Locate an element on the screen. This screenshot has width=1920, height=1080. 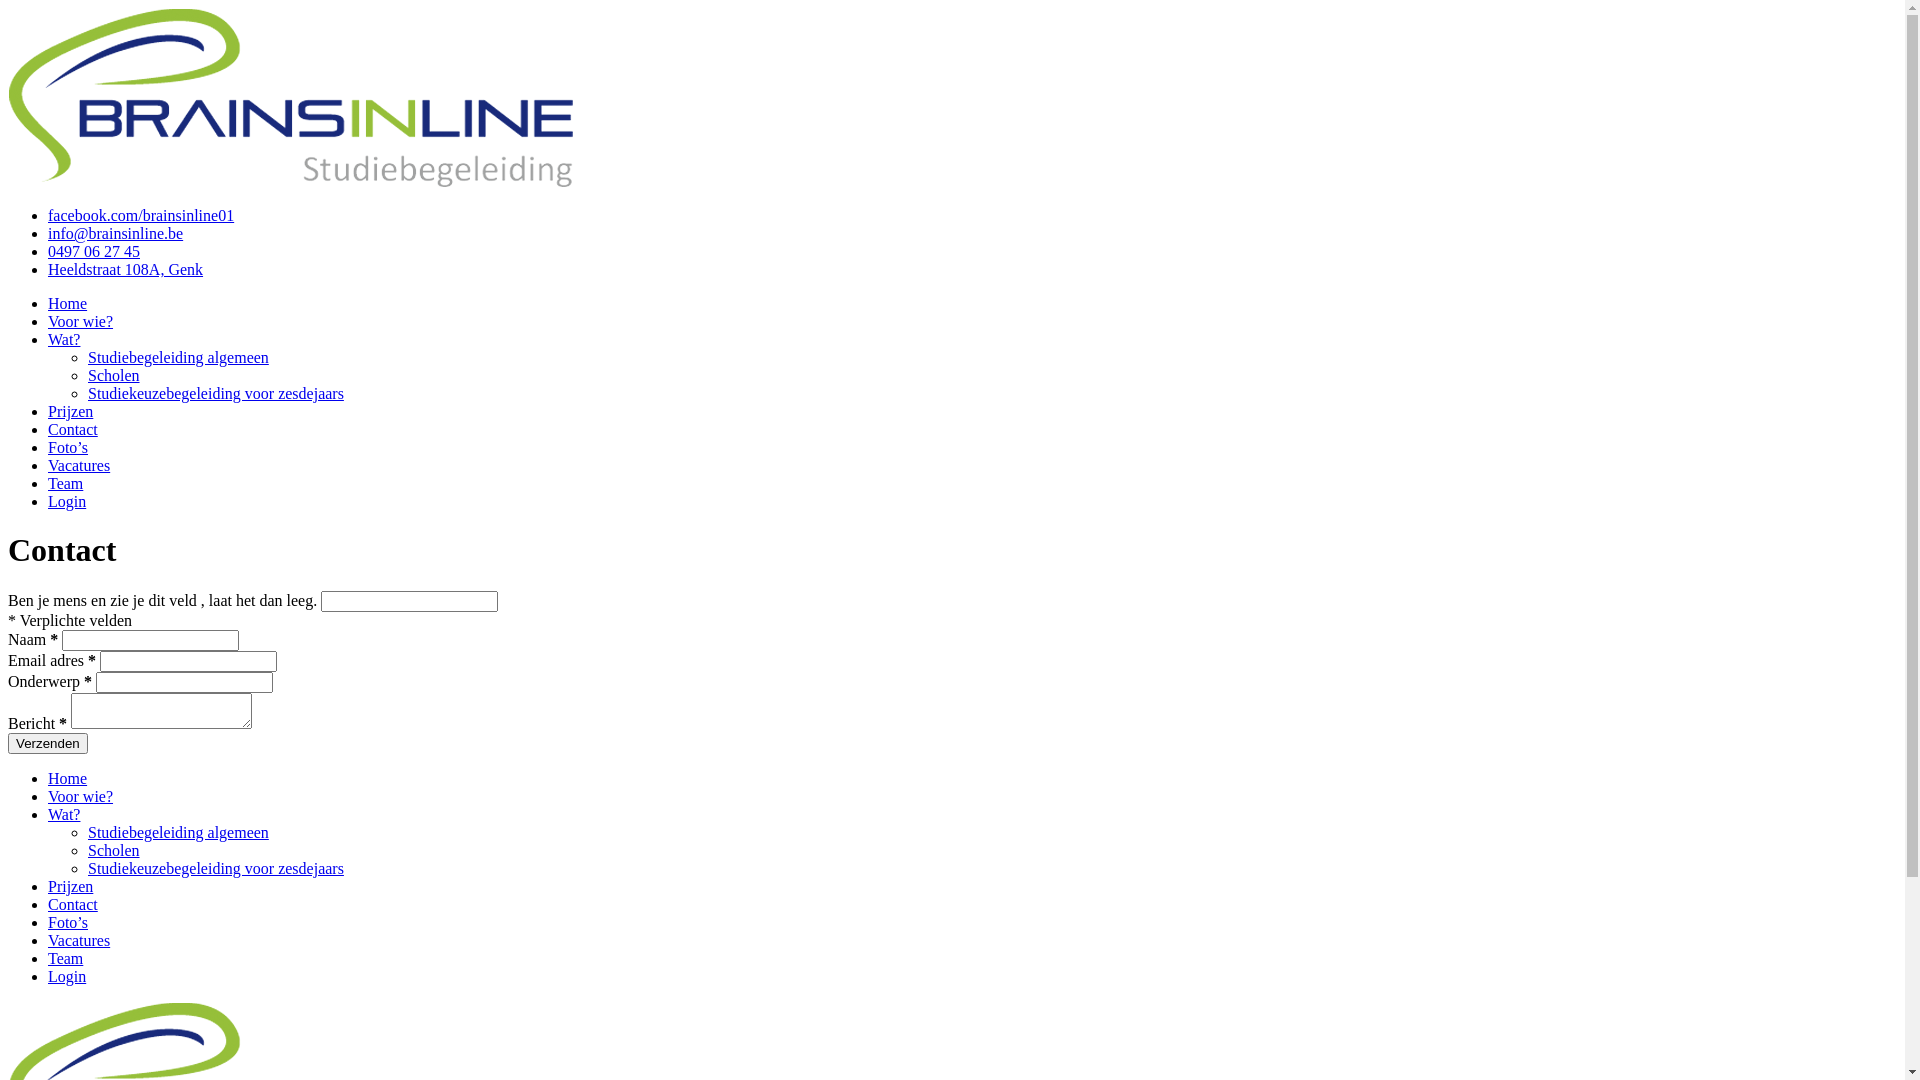
'Studiebegeleiding algemeen' is located at coordinates (178, 832).